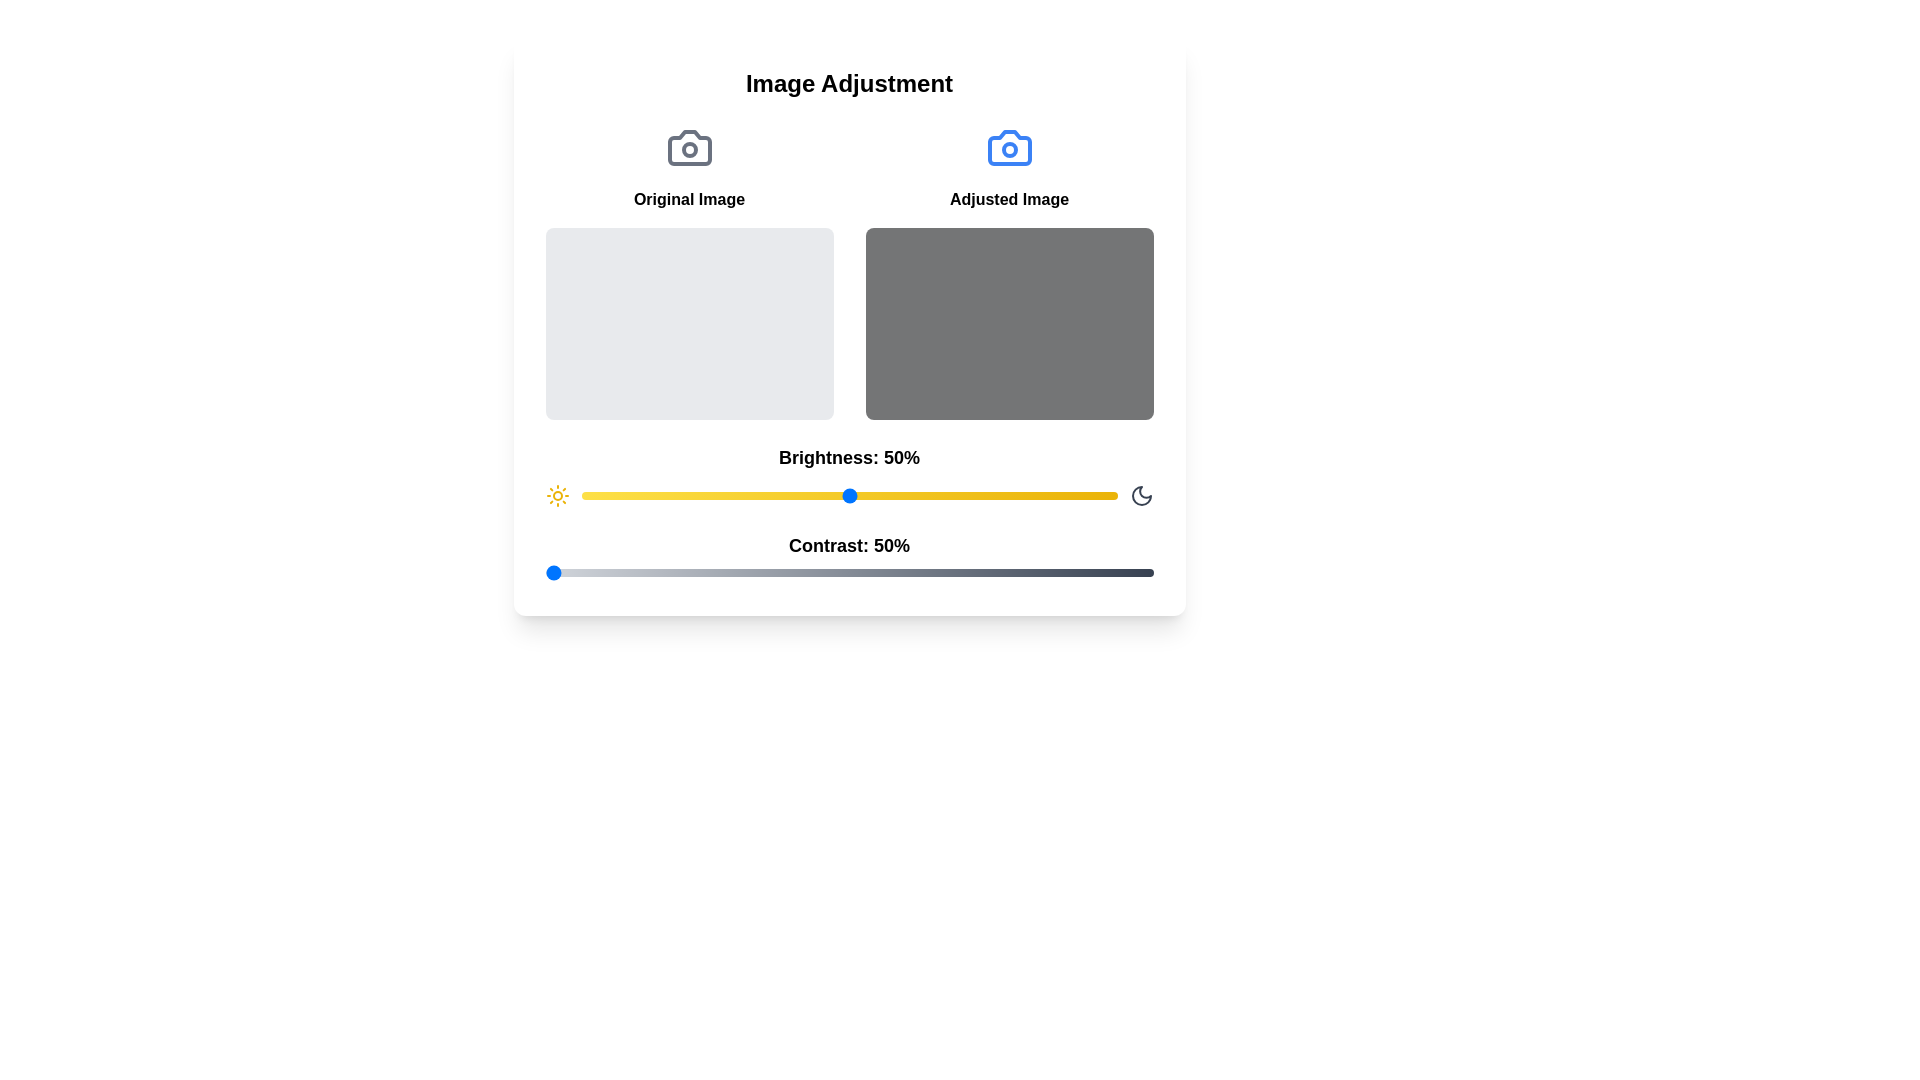 This screenshot has width=1920, height=1080. What do you see at coordinates (667, 495) in the screenshot?
I see `the slider value` at bounding box center [667, 495].